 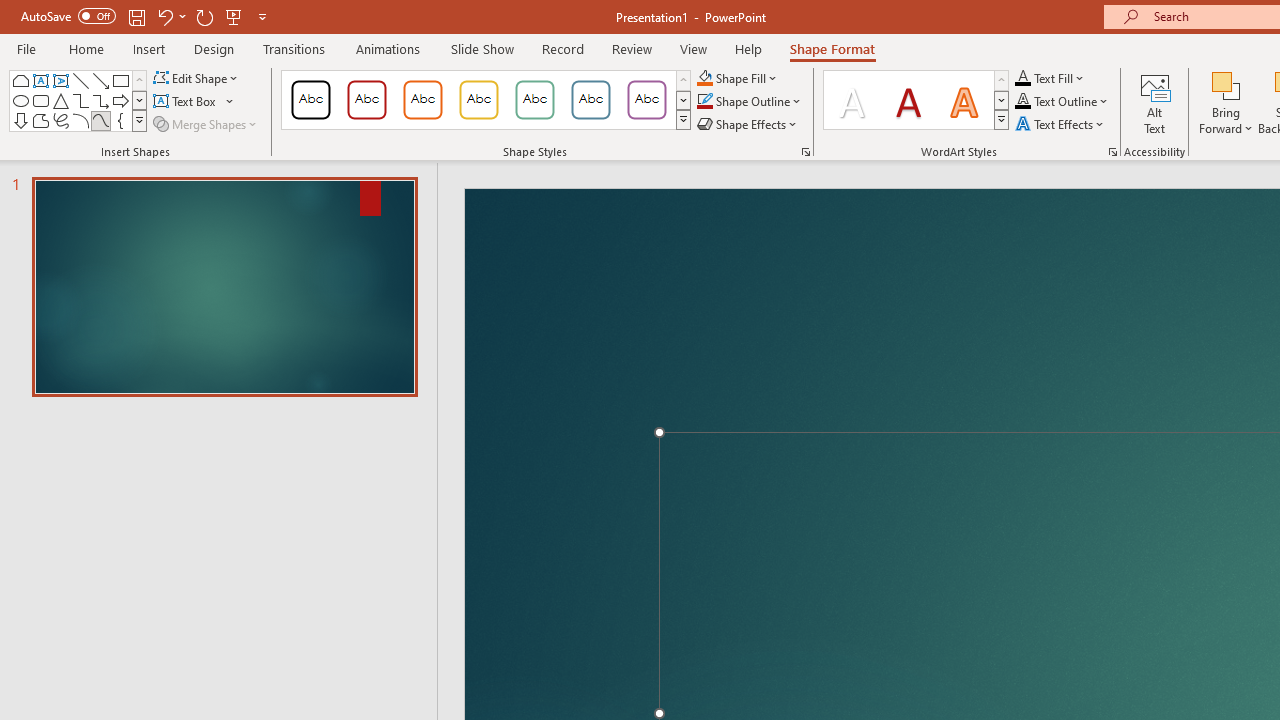 What do you see at coordinates (26, 47) in the screenshot?
I see `'File Tab'` at bounding box center [26, 47].